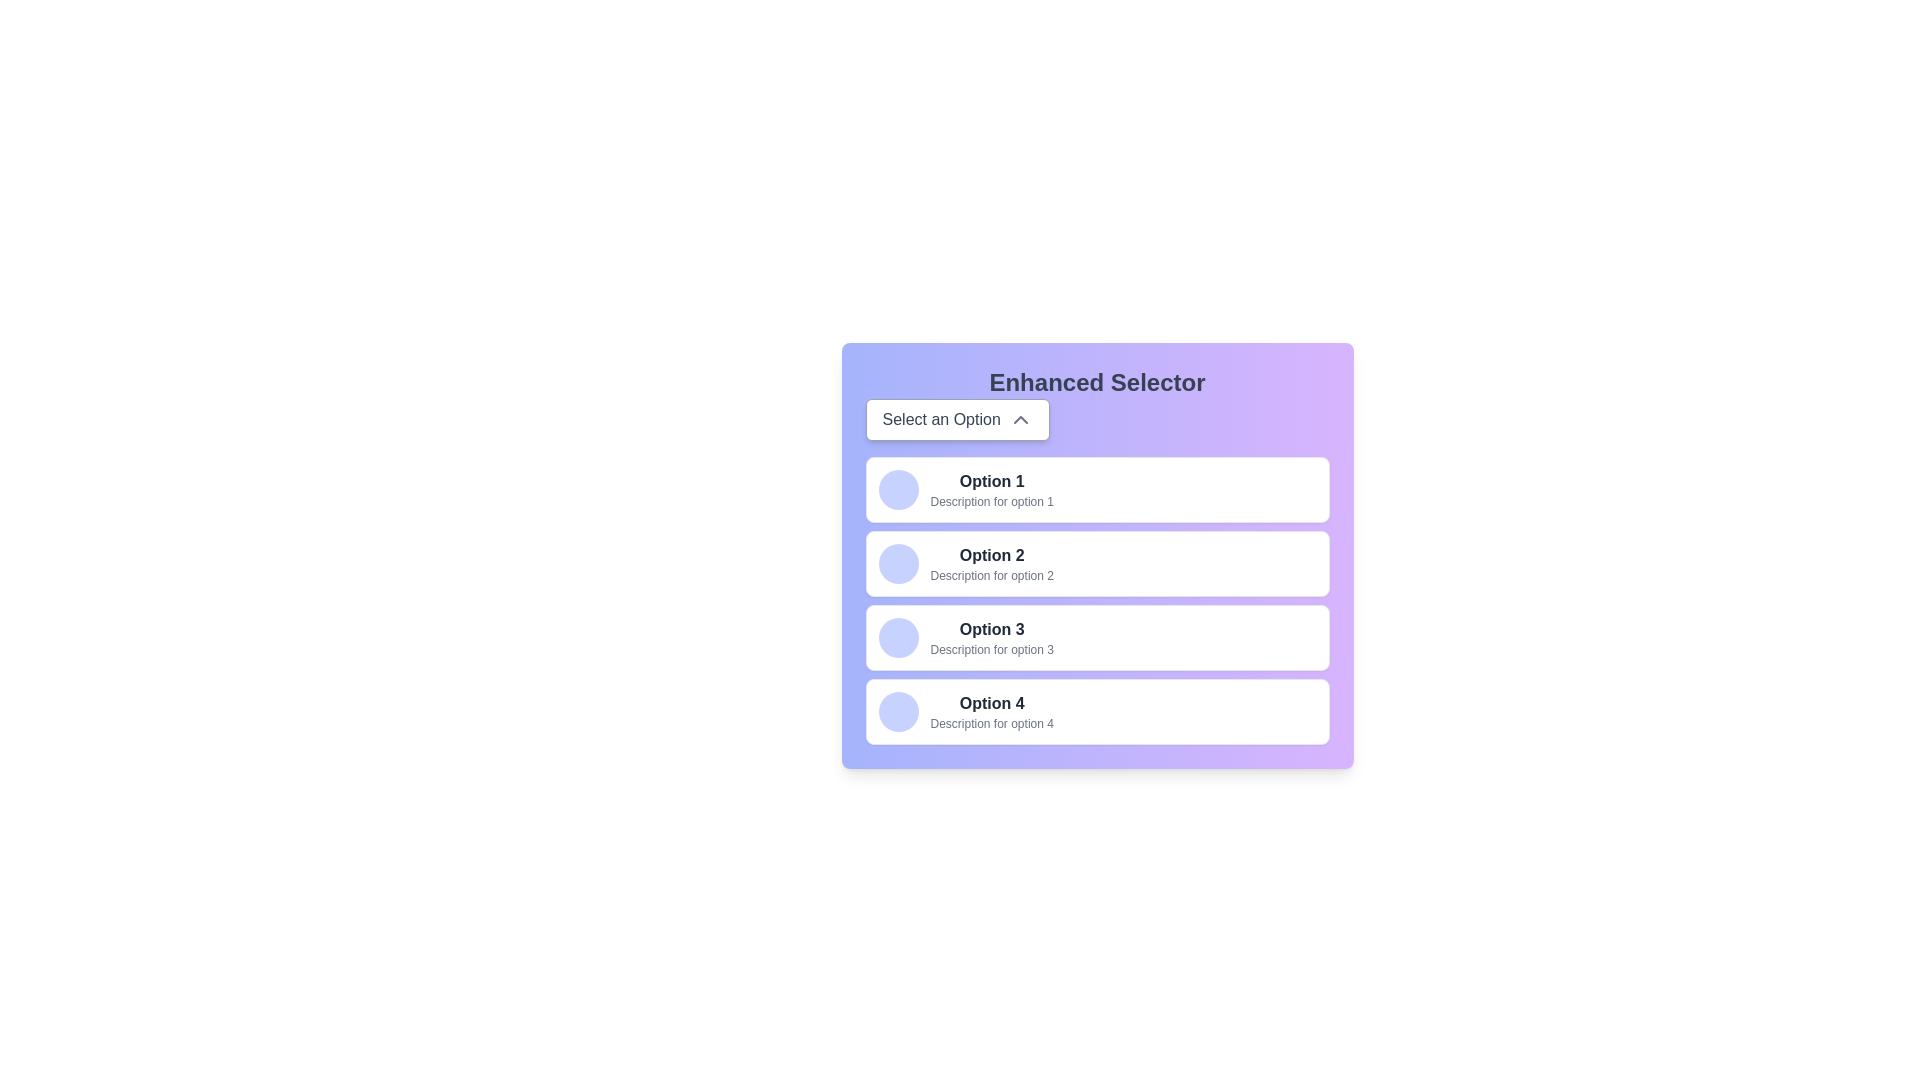  I want to click on the first list item titled 'Option 1' with a subtitle 'Description for option 1' beneath it, which is located directly beneath the title 'Enhanced Selector', so click(1096, 489).